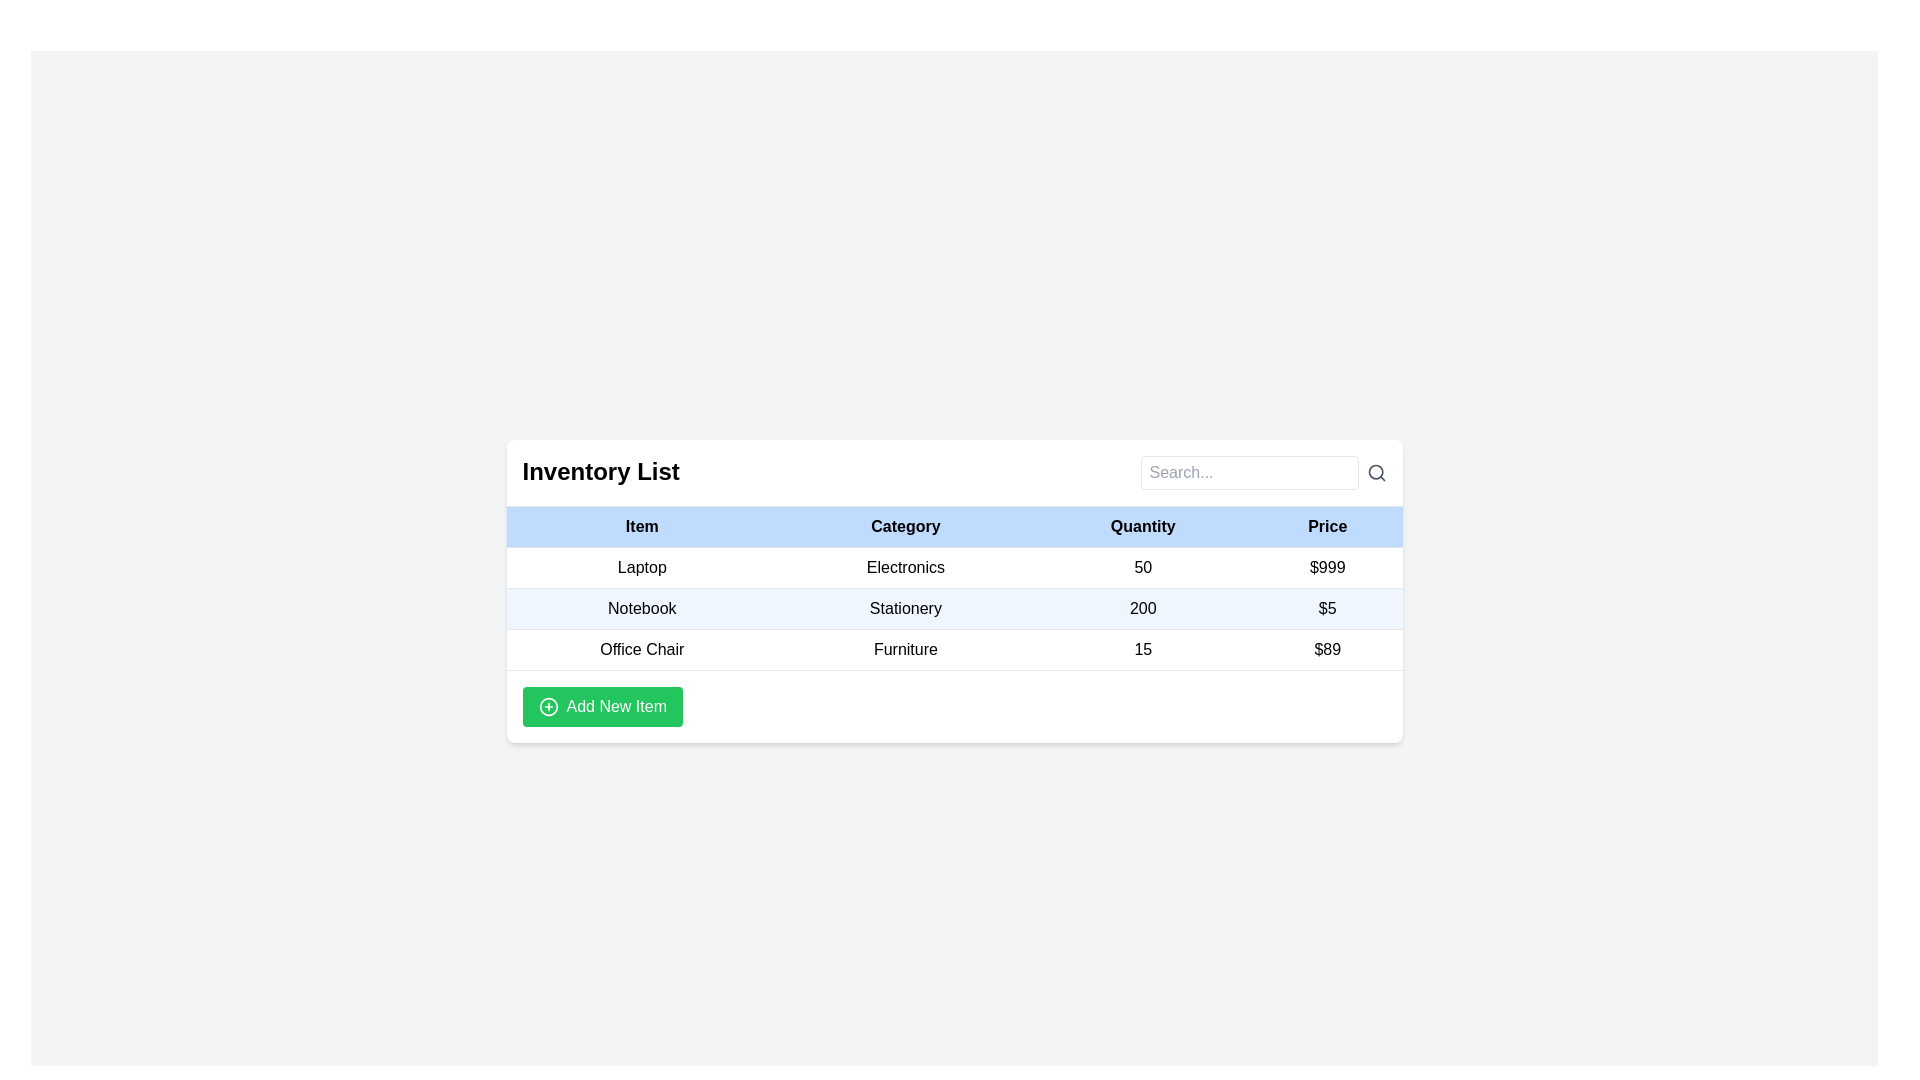 The height and width of the screenshot is (1080, 1920). I want to click on the table cell displaying the quantity '200' in the 'Quantity' column for the item 'Notebook', so click(1143, 607).